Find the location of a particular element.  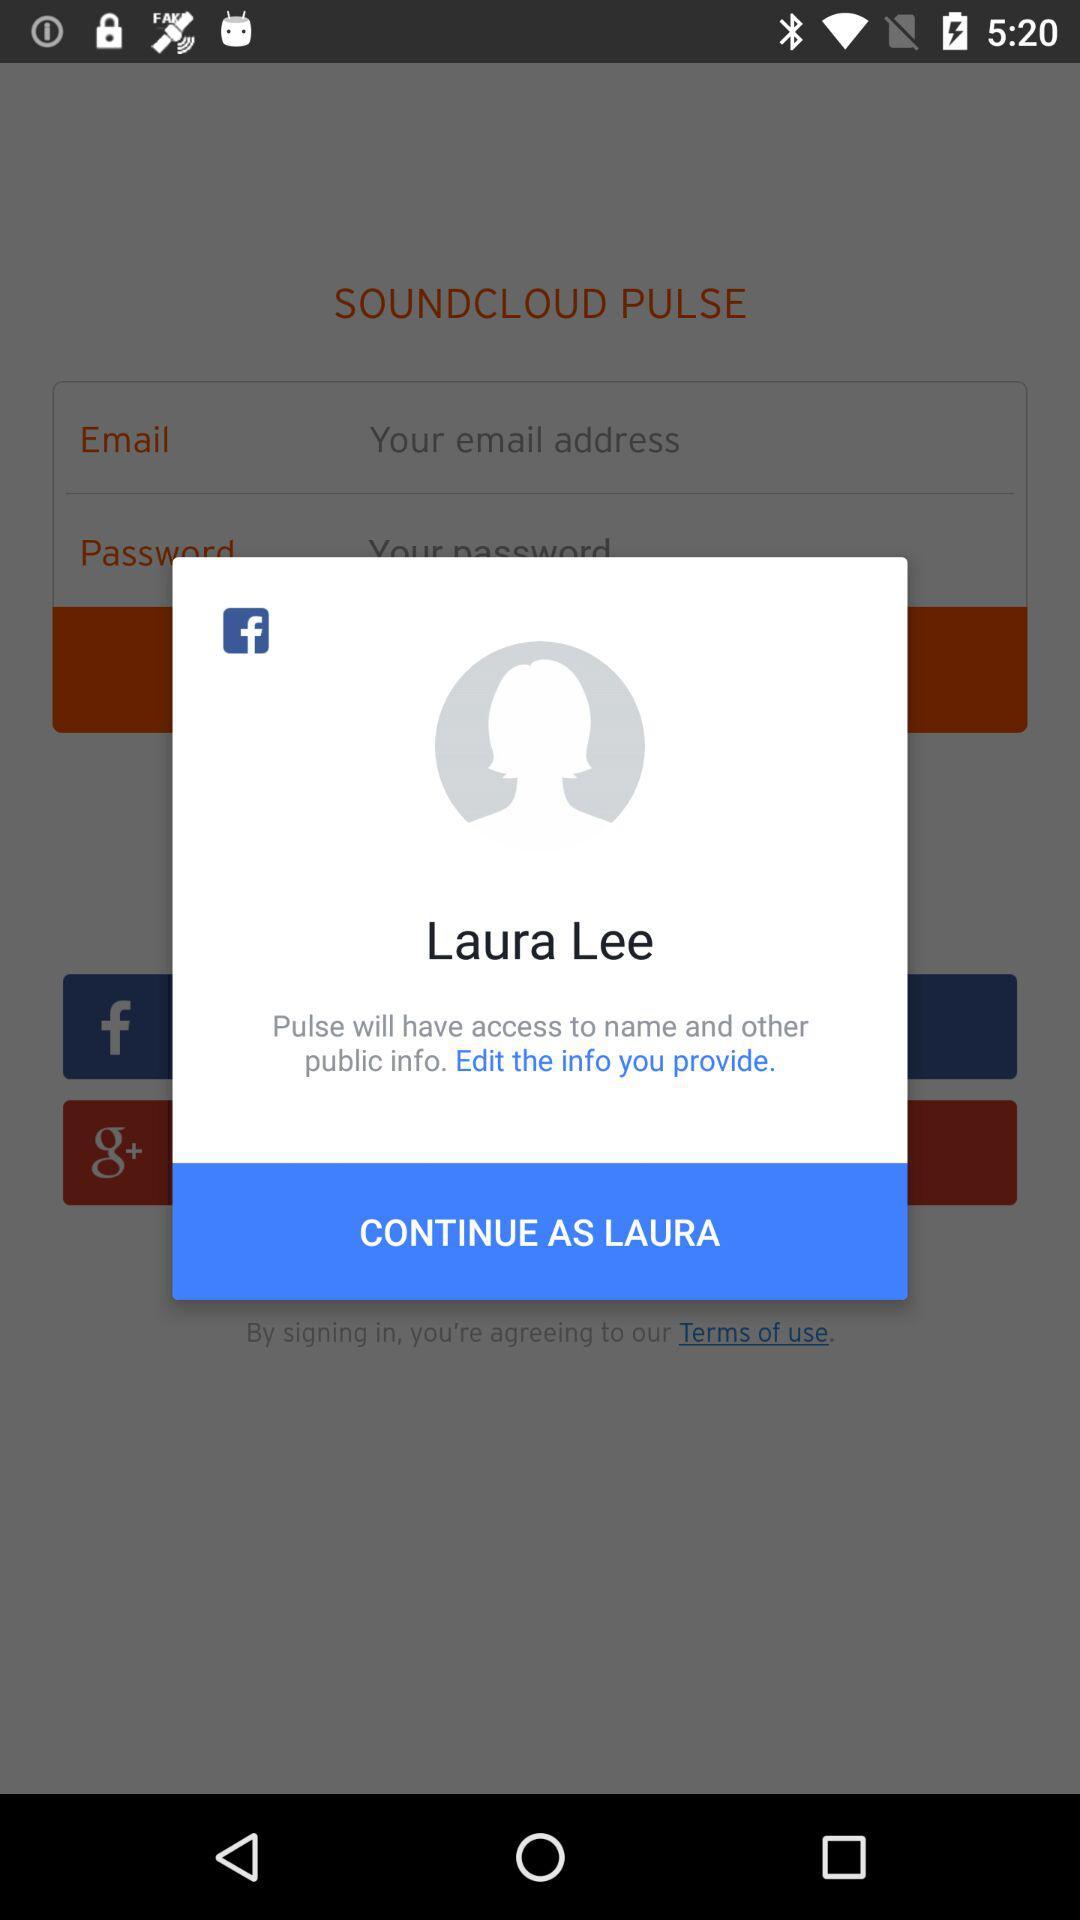

item below laura lee item is located at coordinates (540, 1041).